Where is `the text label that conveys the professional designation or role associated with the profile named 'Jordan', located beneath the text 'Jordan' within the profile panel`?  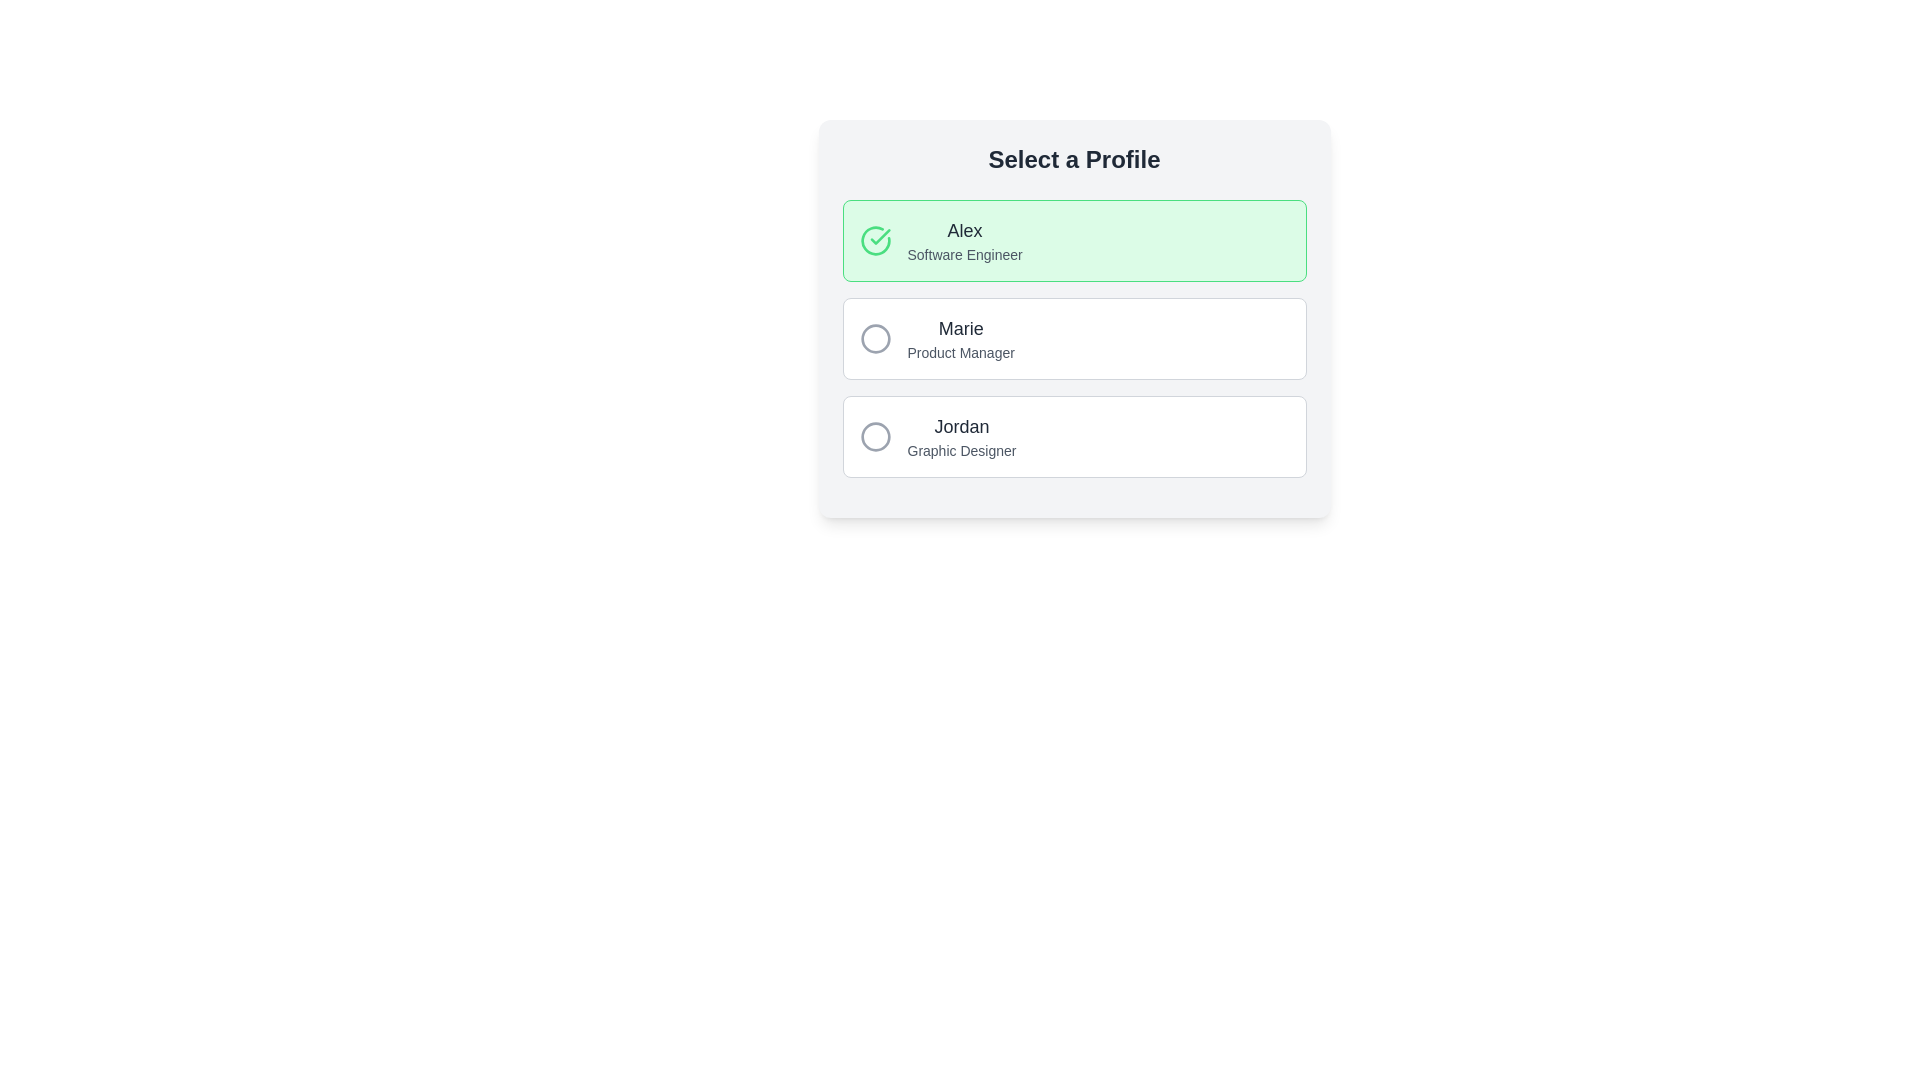 the text label that conveys the professional designation or role associated with the profile named 'Jordan', located beneath the text 'Jordan' within the profile panel is located at coordinates (961, 451).